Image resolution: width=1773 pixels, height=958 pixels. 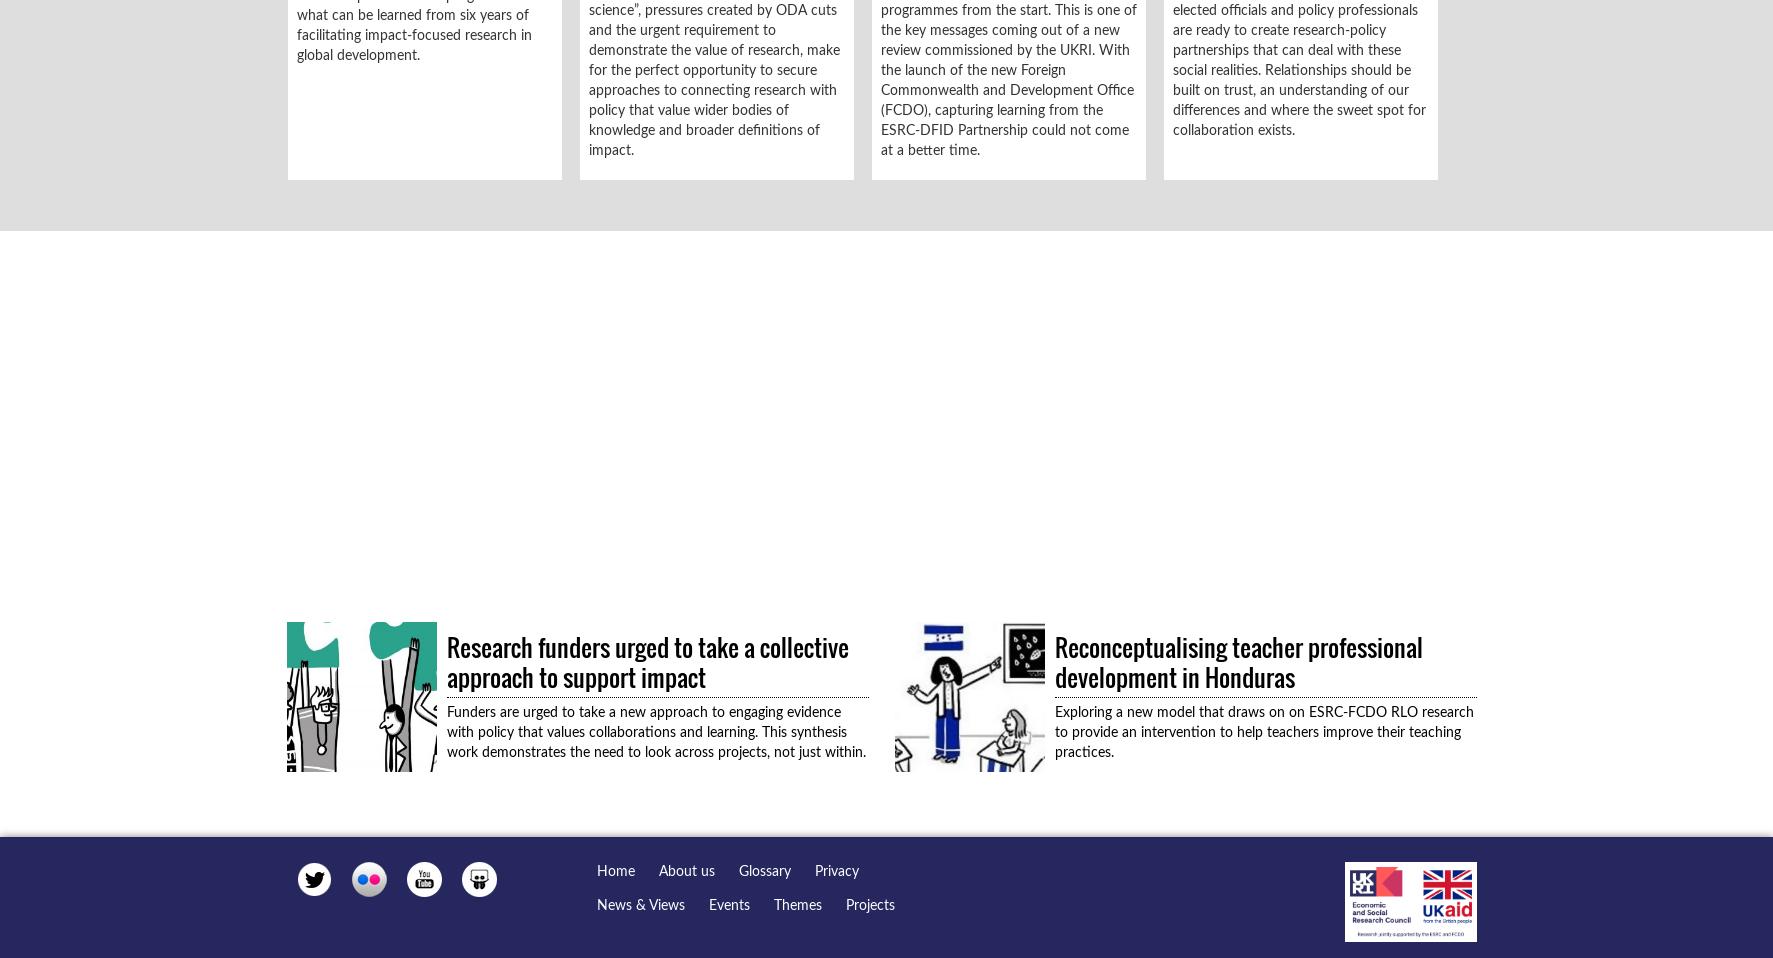 I want to click on 'Funders are urged to take a new approach to engaging evidence with policy that values collaborations and learning. This synthesis work demonstrates the need to look across projects, not just within.', so click(x=654, y=732).